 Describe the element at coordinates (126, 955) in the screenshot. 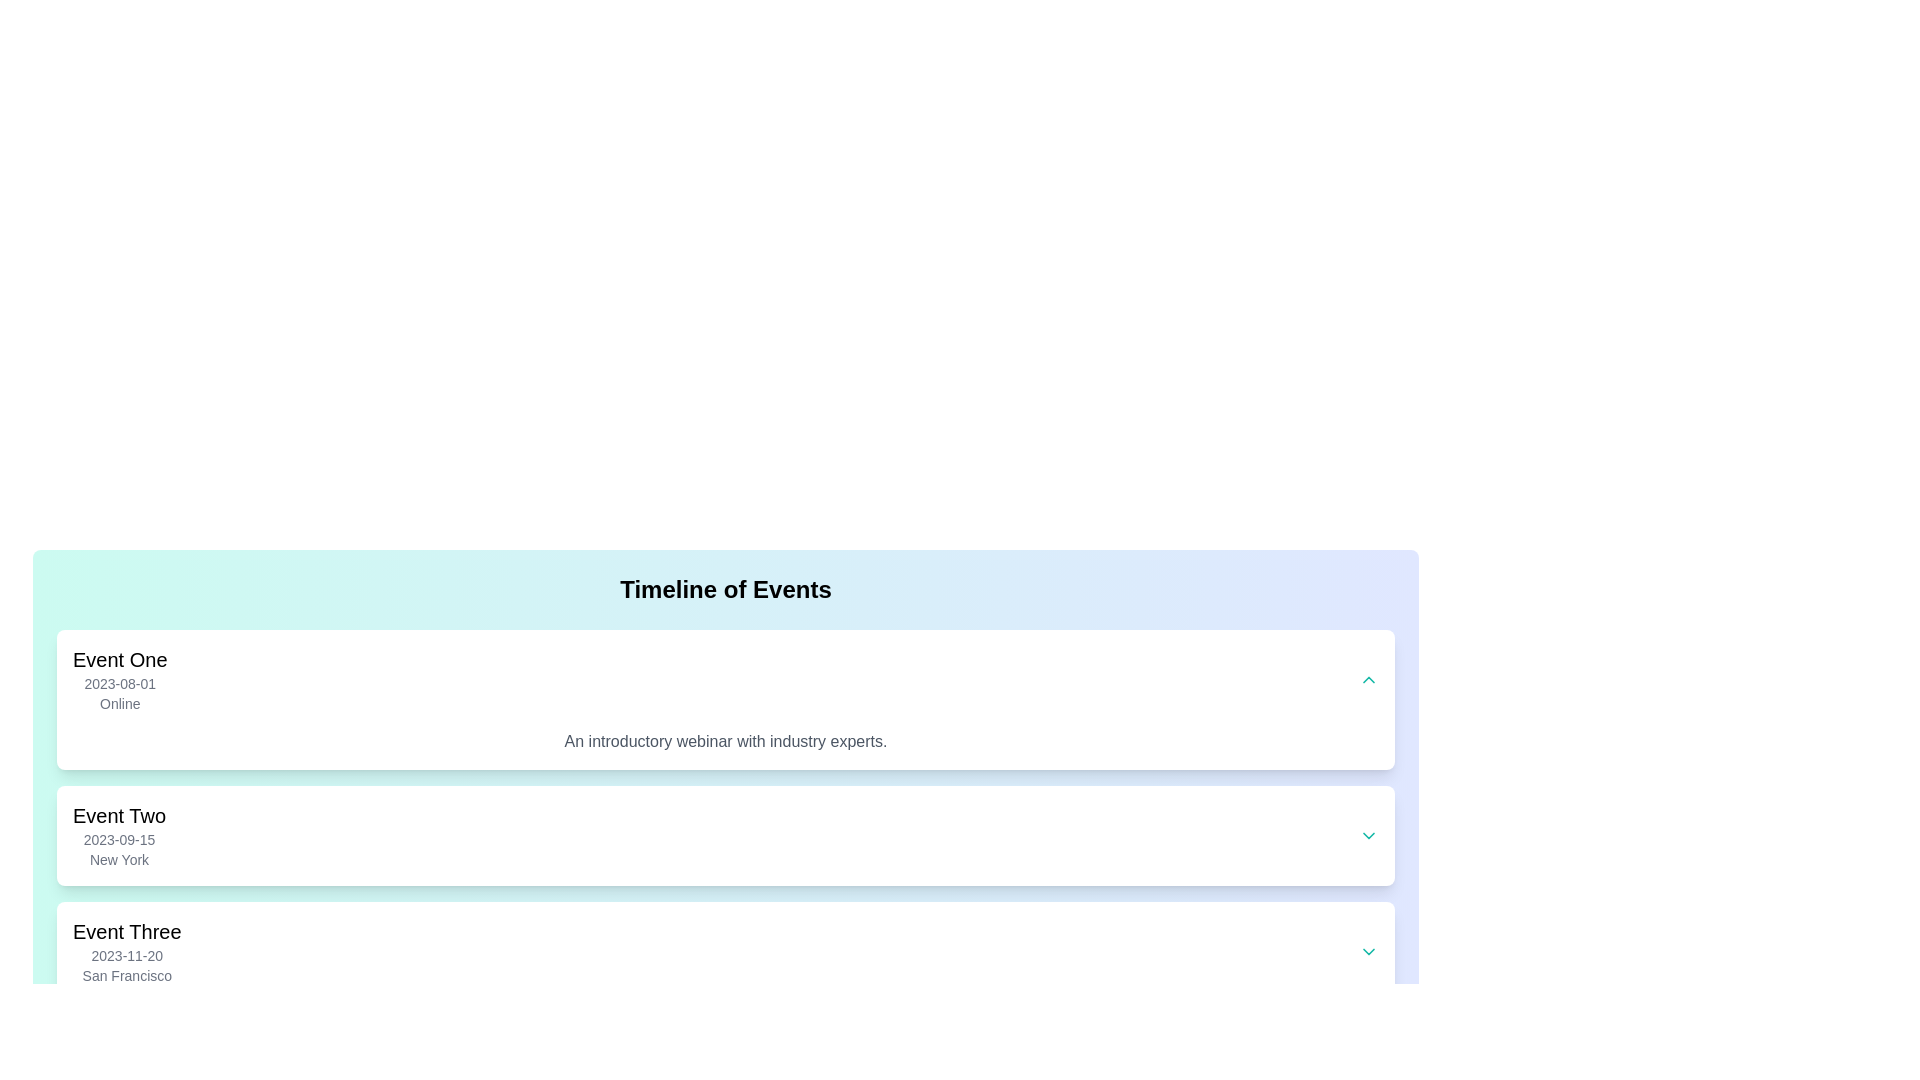

I see `the text label displaying the date for 'Event Three', which is positioned between the title 'Event Three' and the location 'San Francisco'` at that location.